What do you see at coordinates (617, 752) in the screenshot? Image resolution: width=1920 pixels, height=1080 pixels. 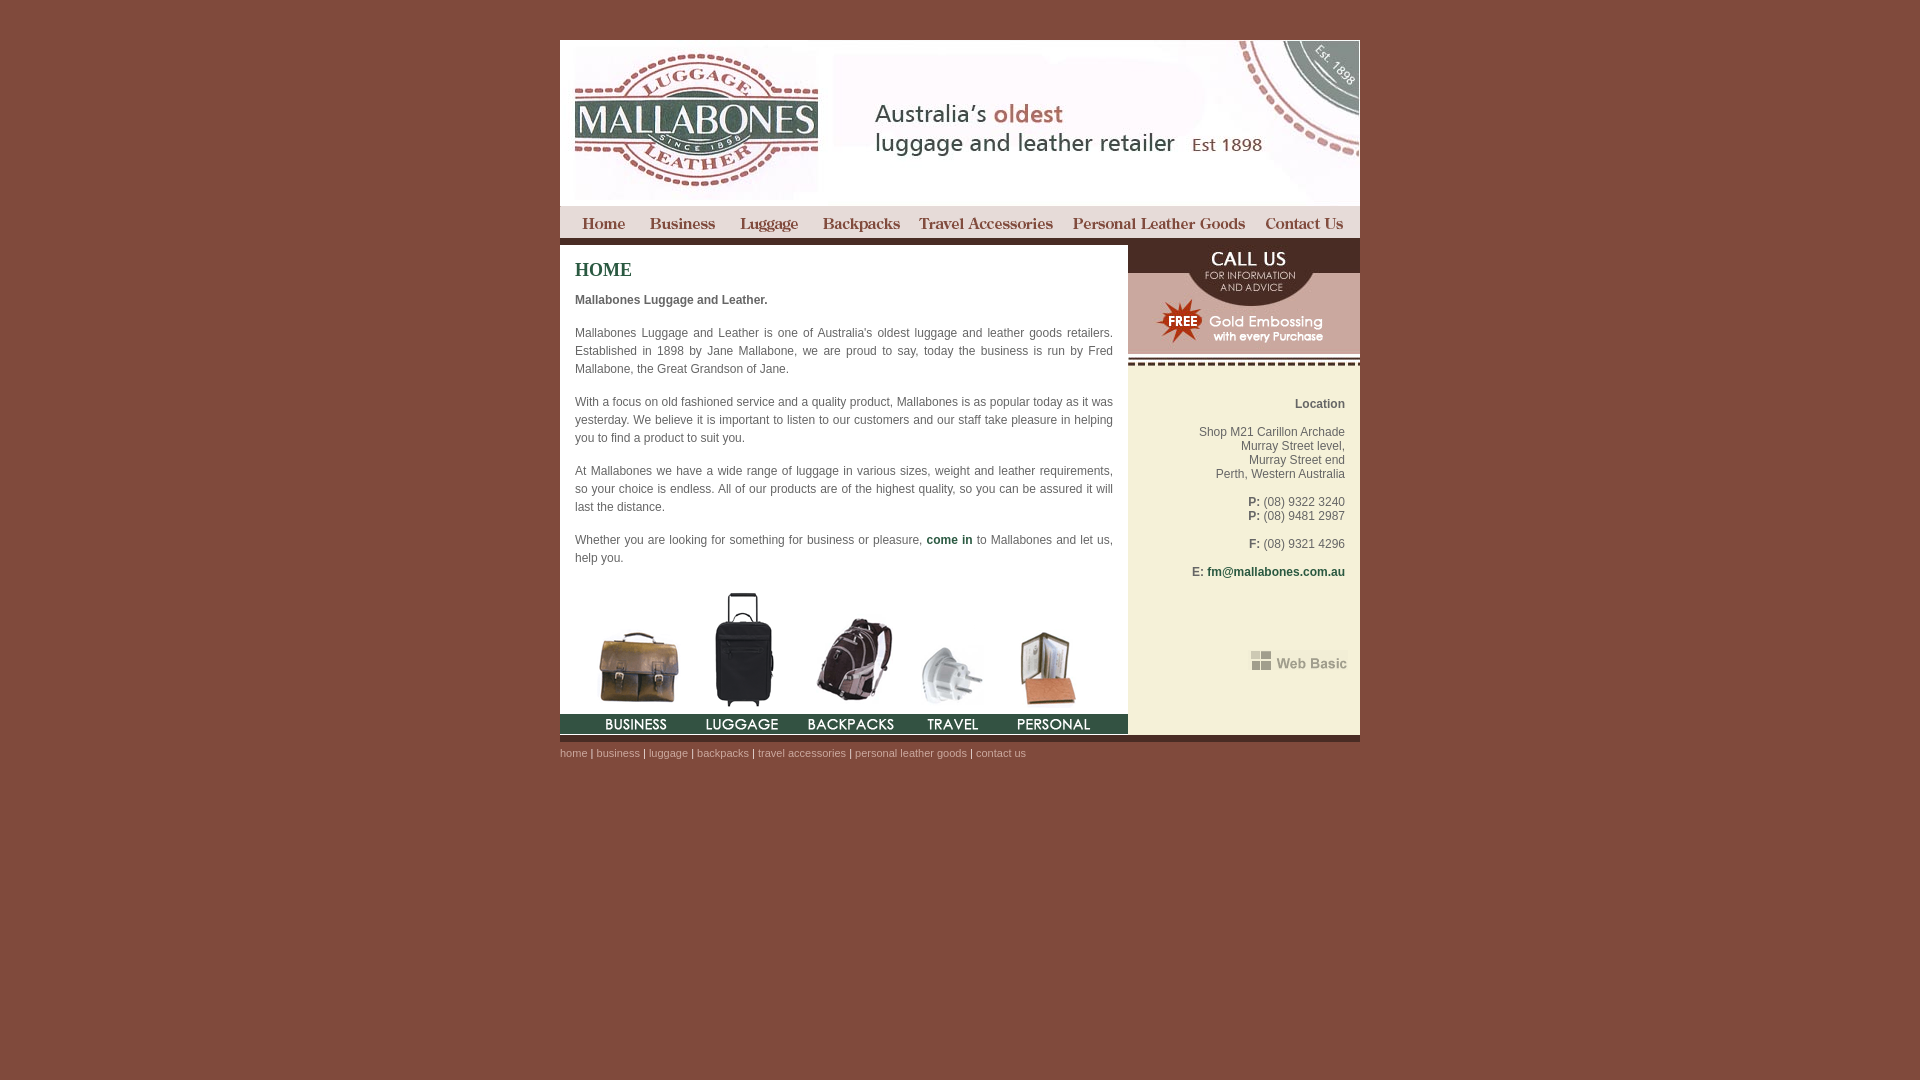 I see `'business'` at bounding box center [617, 752].